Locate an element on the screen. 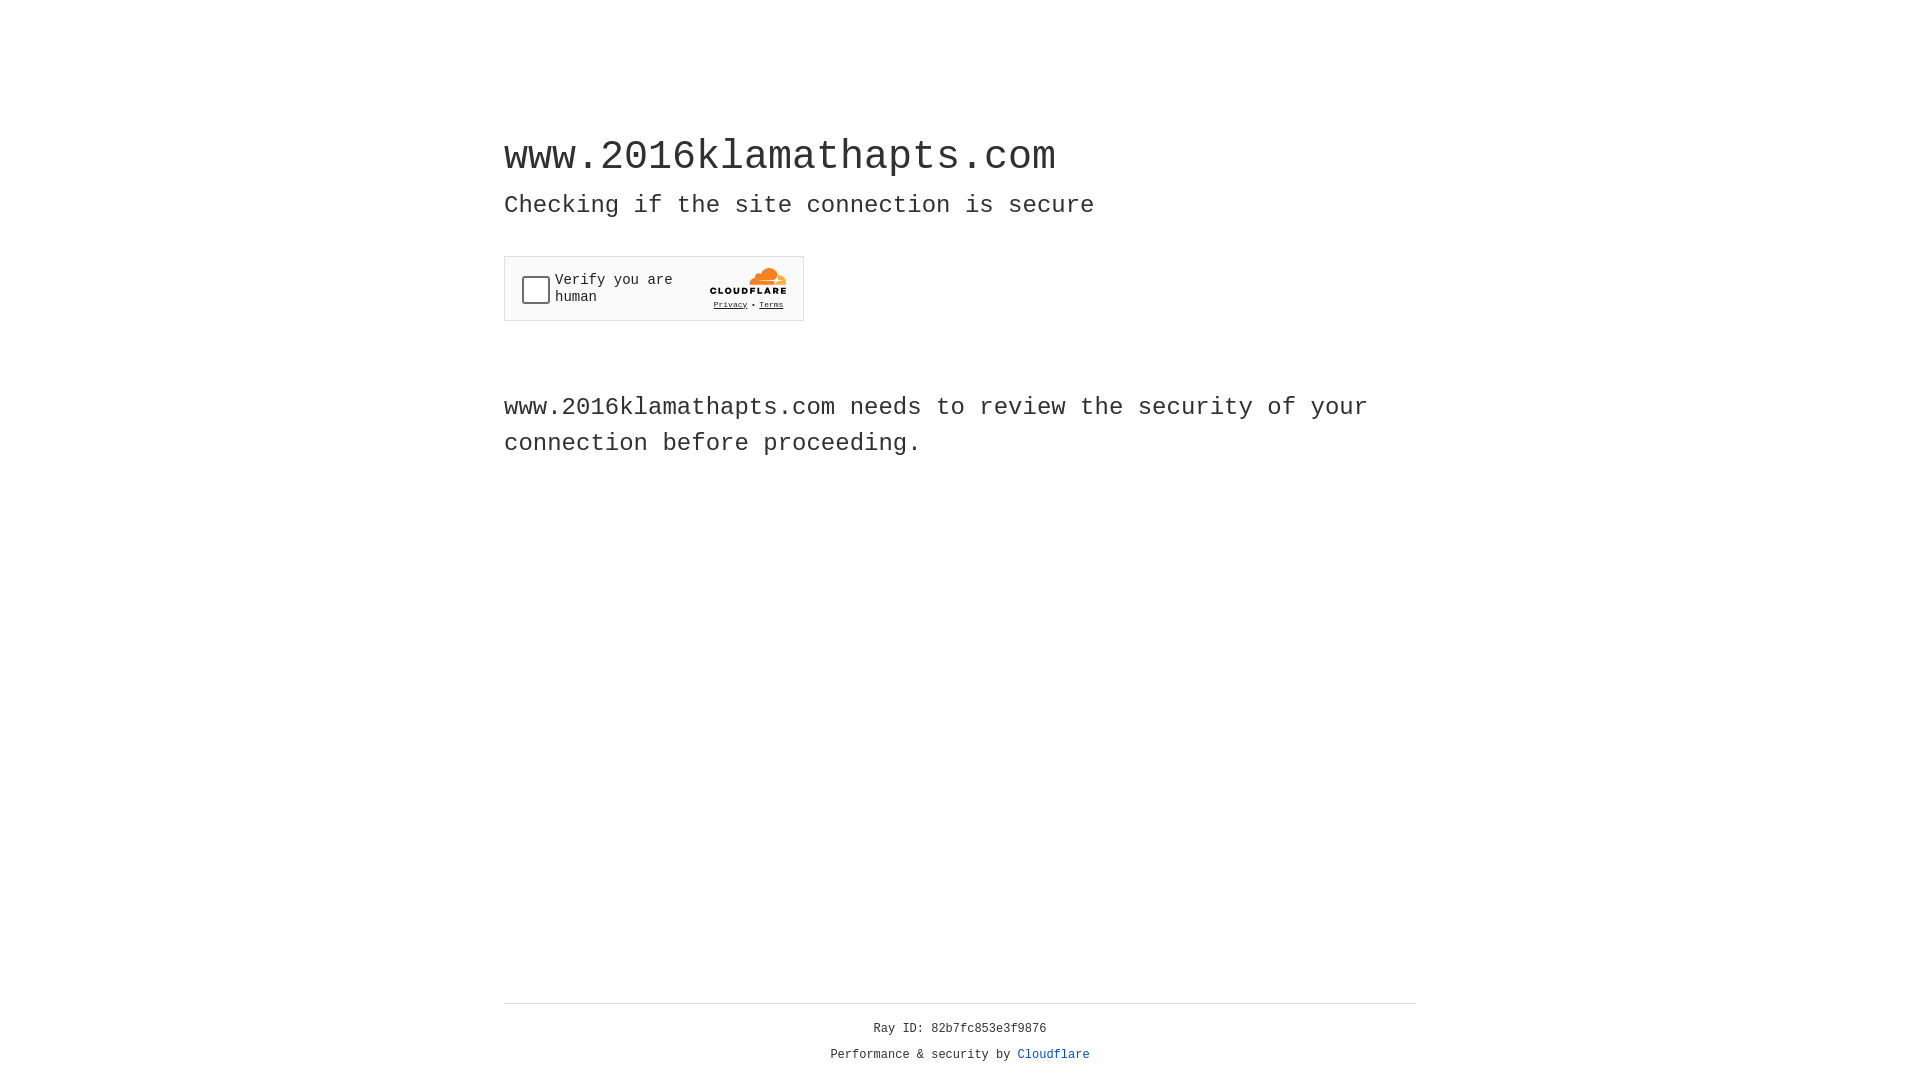 The image size is (1920, 1080). 'Widget containing a Cloudflare security challenge' is located at coordinates (653, 288).